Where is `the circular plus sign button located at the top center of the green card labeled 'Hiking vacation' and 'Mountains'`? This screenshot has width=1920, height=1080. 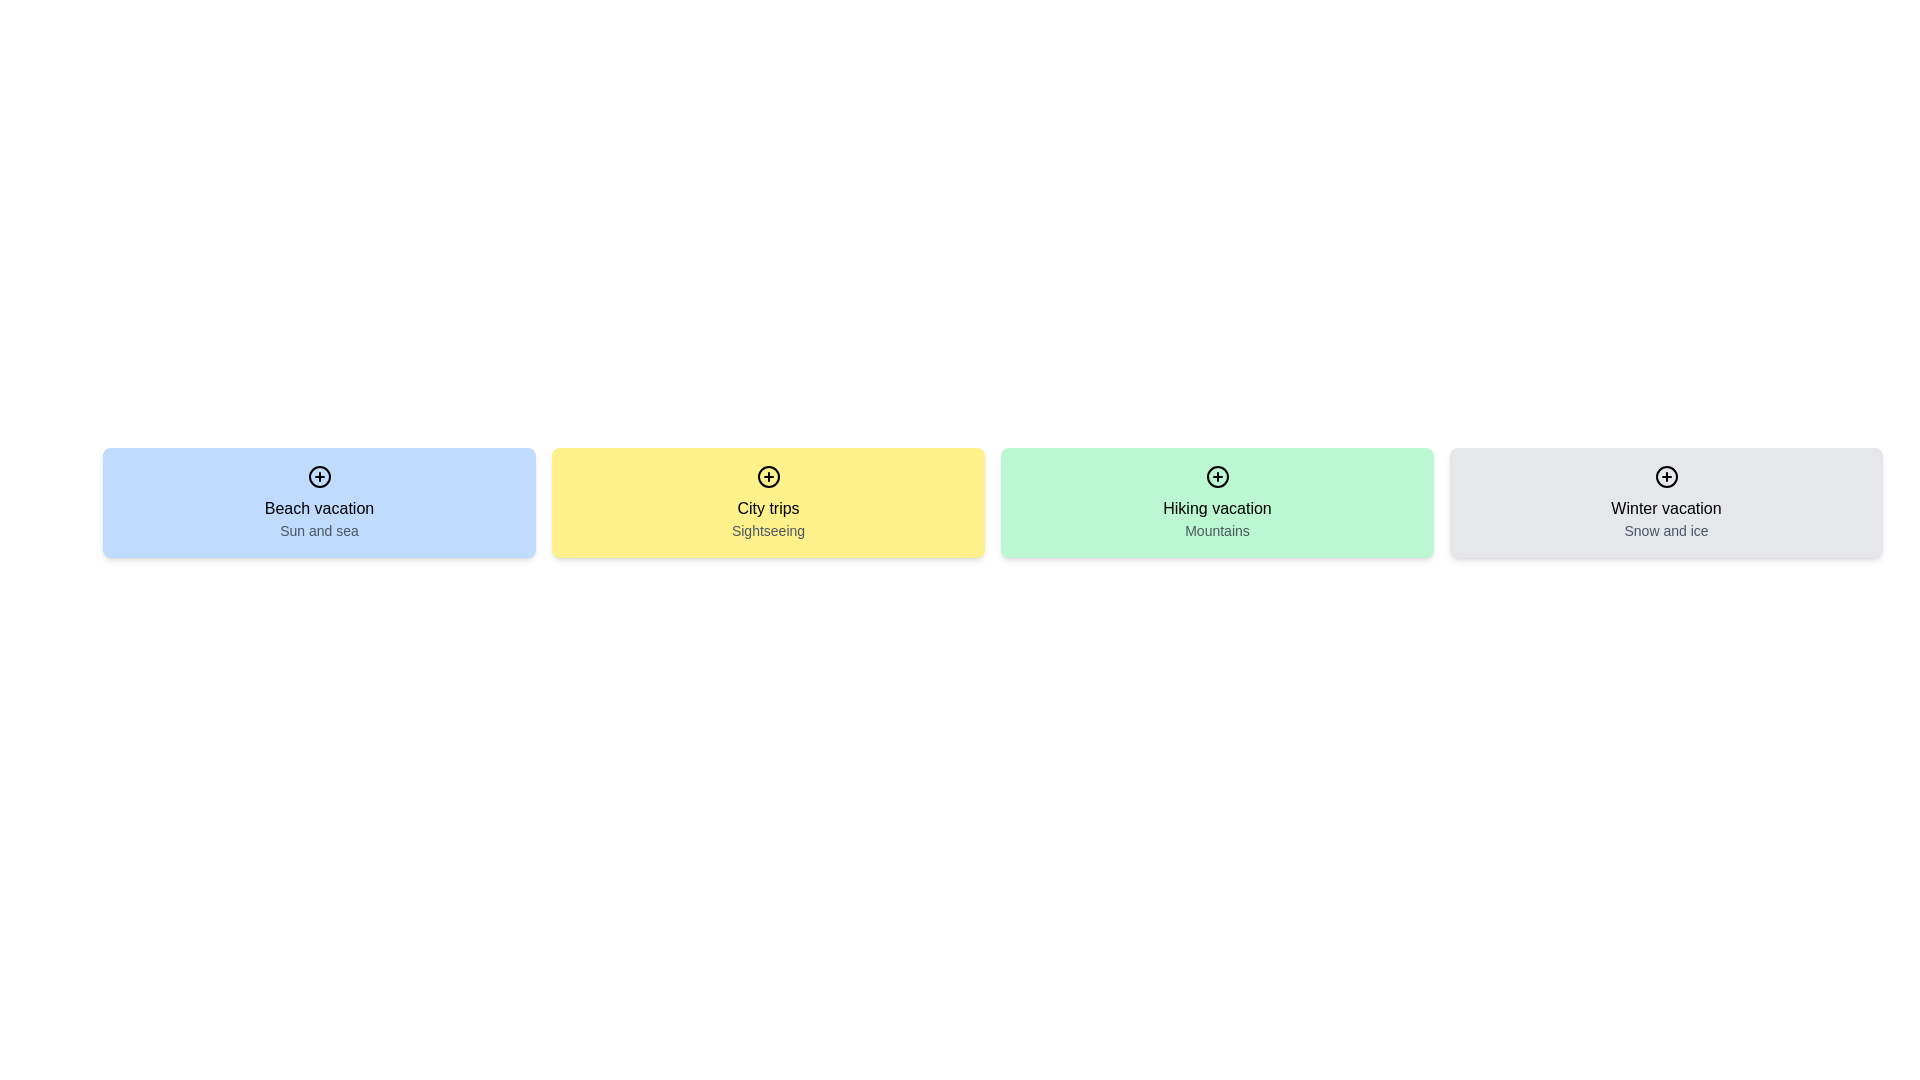 the circular plus sign button located at the top center of the green card labeled 'Hiking vacation' and 'Mountains' is located at coordinates (1216, 477).